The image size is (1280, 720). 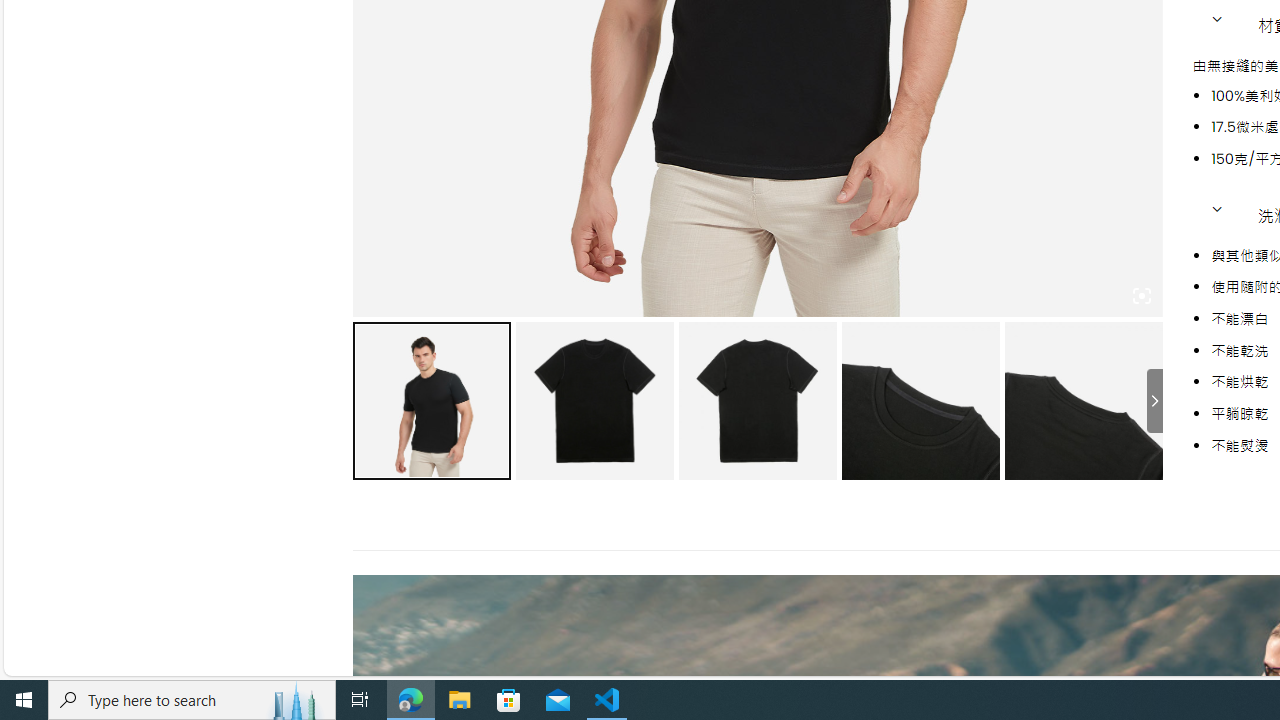 What do you see at coordinates (1141, 296) in the screenshot?
I see `'Class: iconic-woothumbs-fullscreen'` at bounding box center [1141, 296].